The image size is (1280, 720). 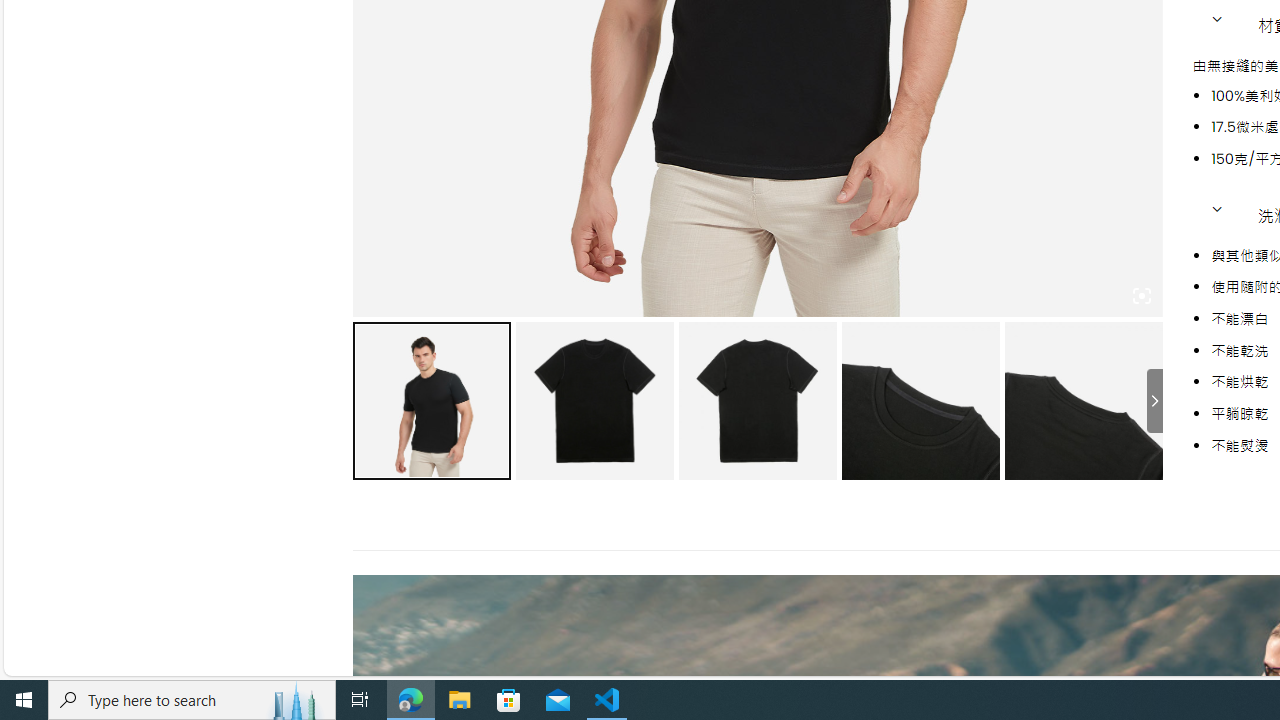 What do you see at coordinates (1141, 296) in the screenshot?
I see `'Class: iconic-woothumbs-fullscreen'` at bounding box center [1141, 296].